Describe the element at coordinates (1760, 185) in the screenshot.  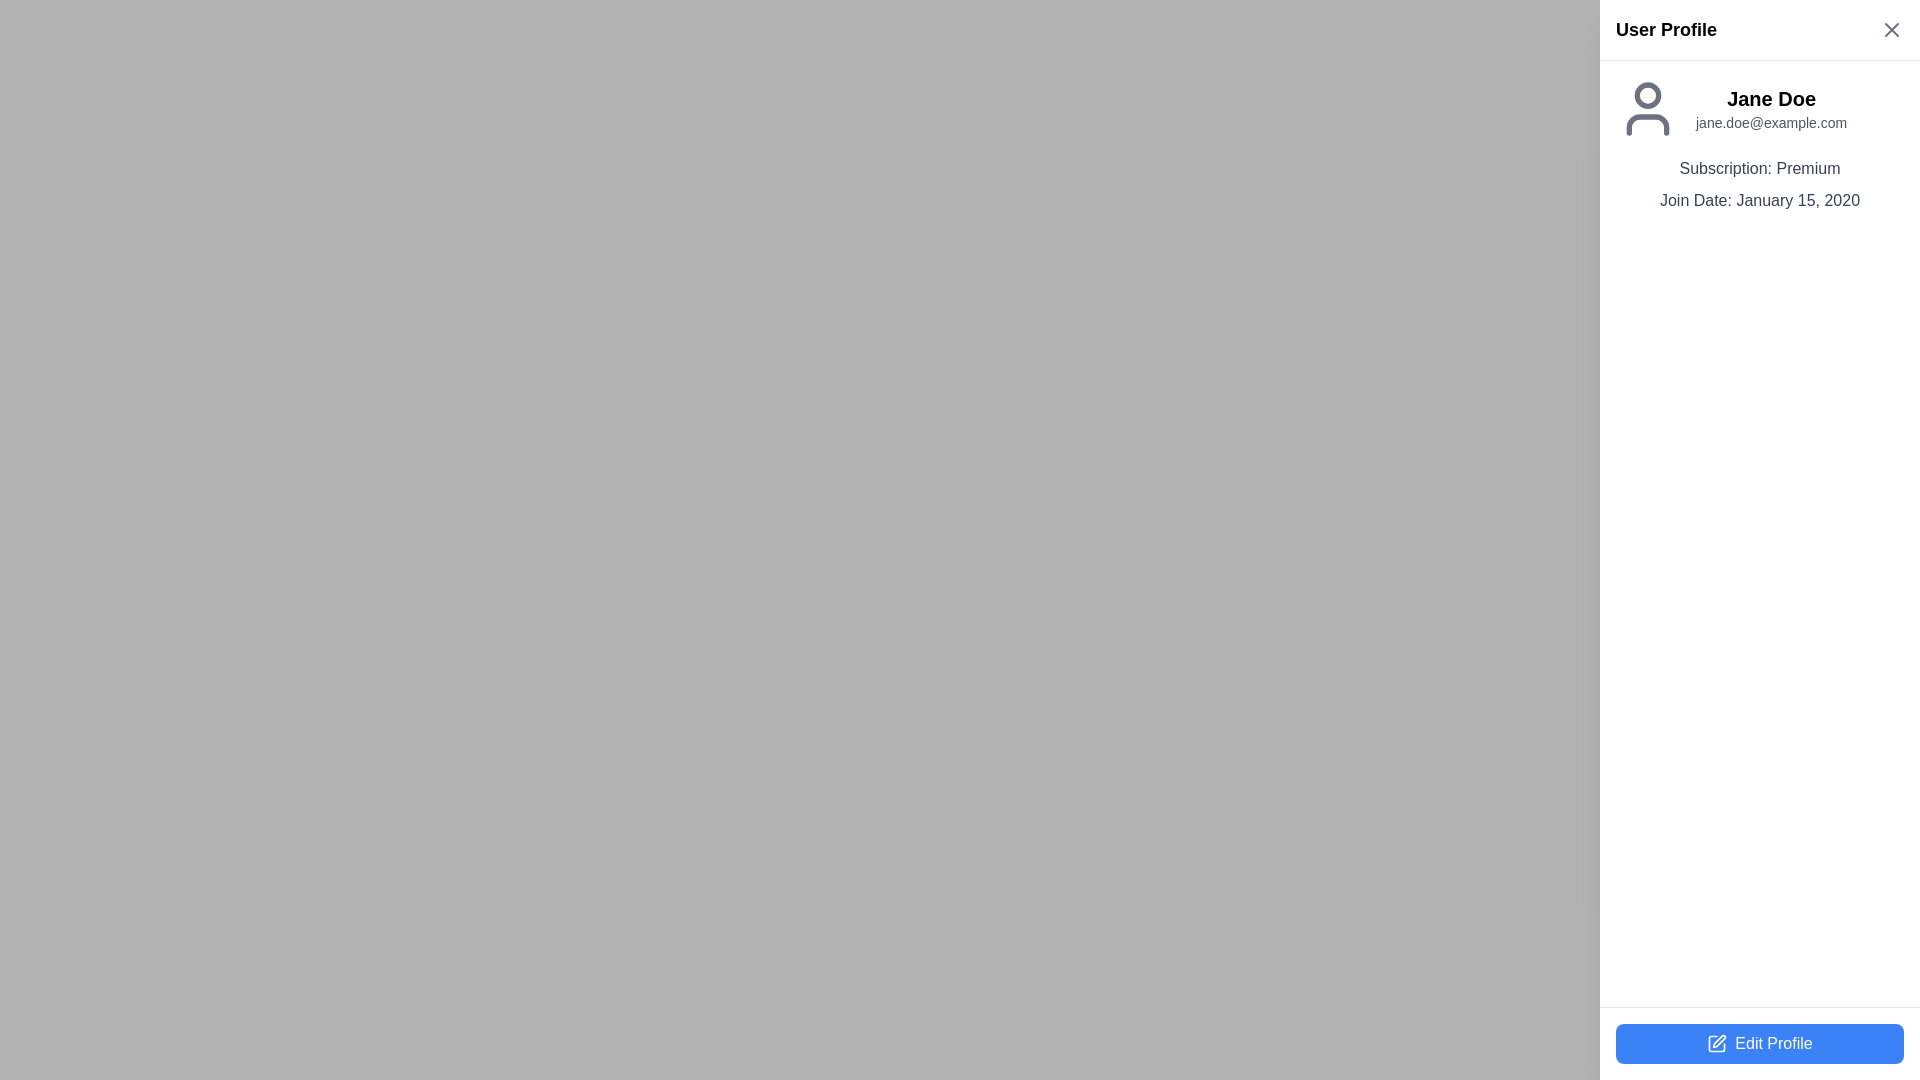
I see `the Text Display element that shows user subscription information and join date, located below the user's name and email in the upper section of the user profile panel` at that location.